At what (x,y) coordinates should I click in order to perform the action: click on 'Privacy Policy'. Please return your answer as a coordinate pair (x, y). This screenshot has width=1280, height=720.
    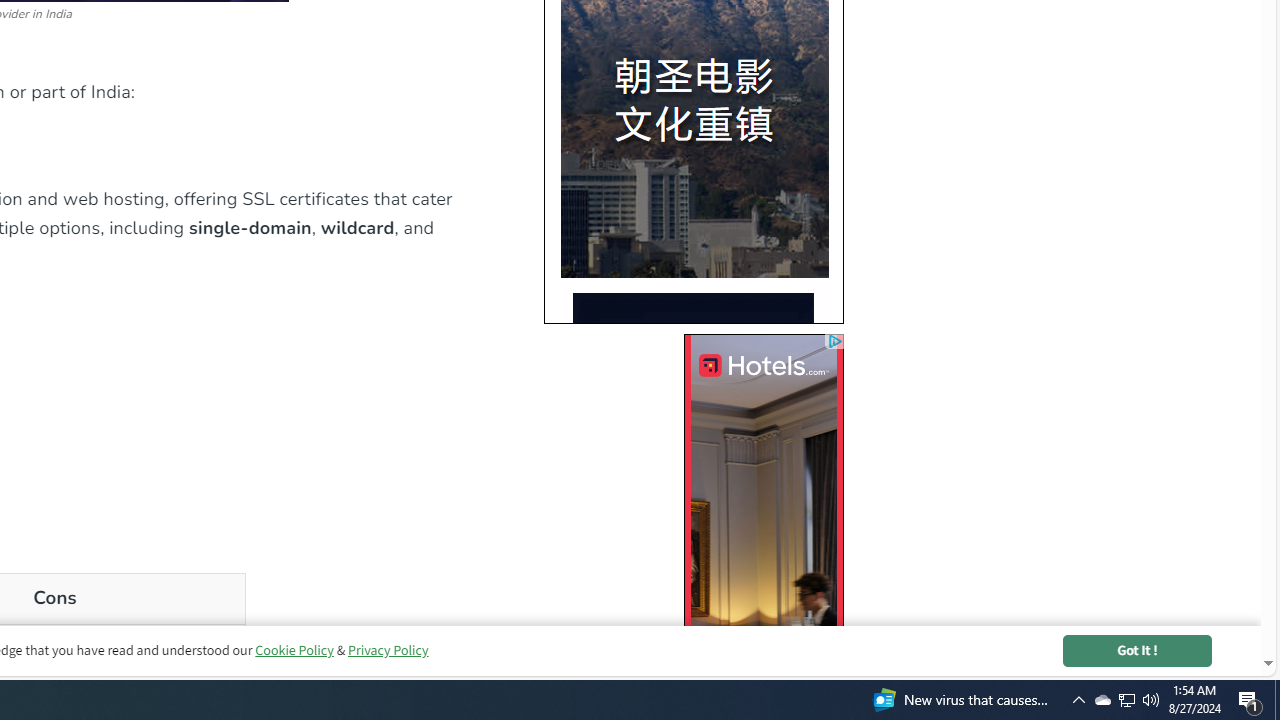
    Looking at the image, I should click on (387, 650).